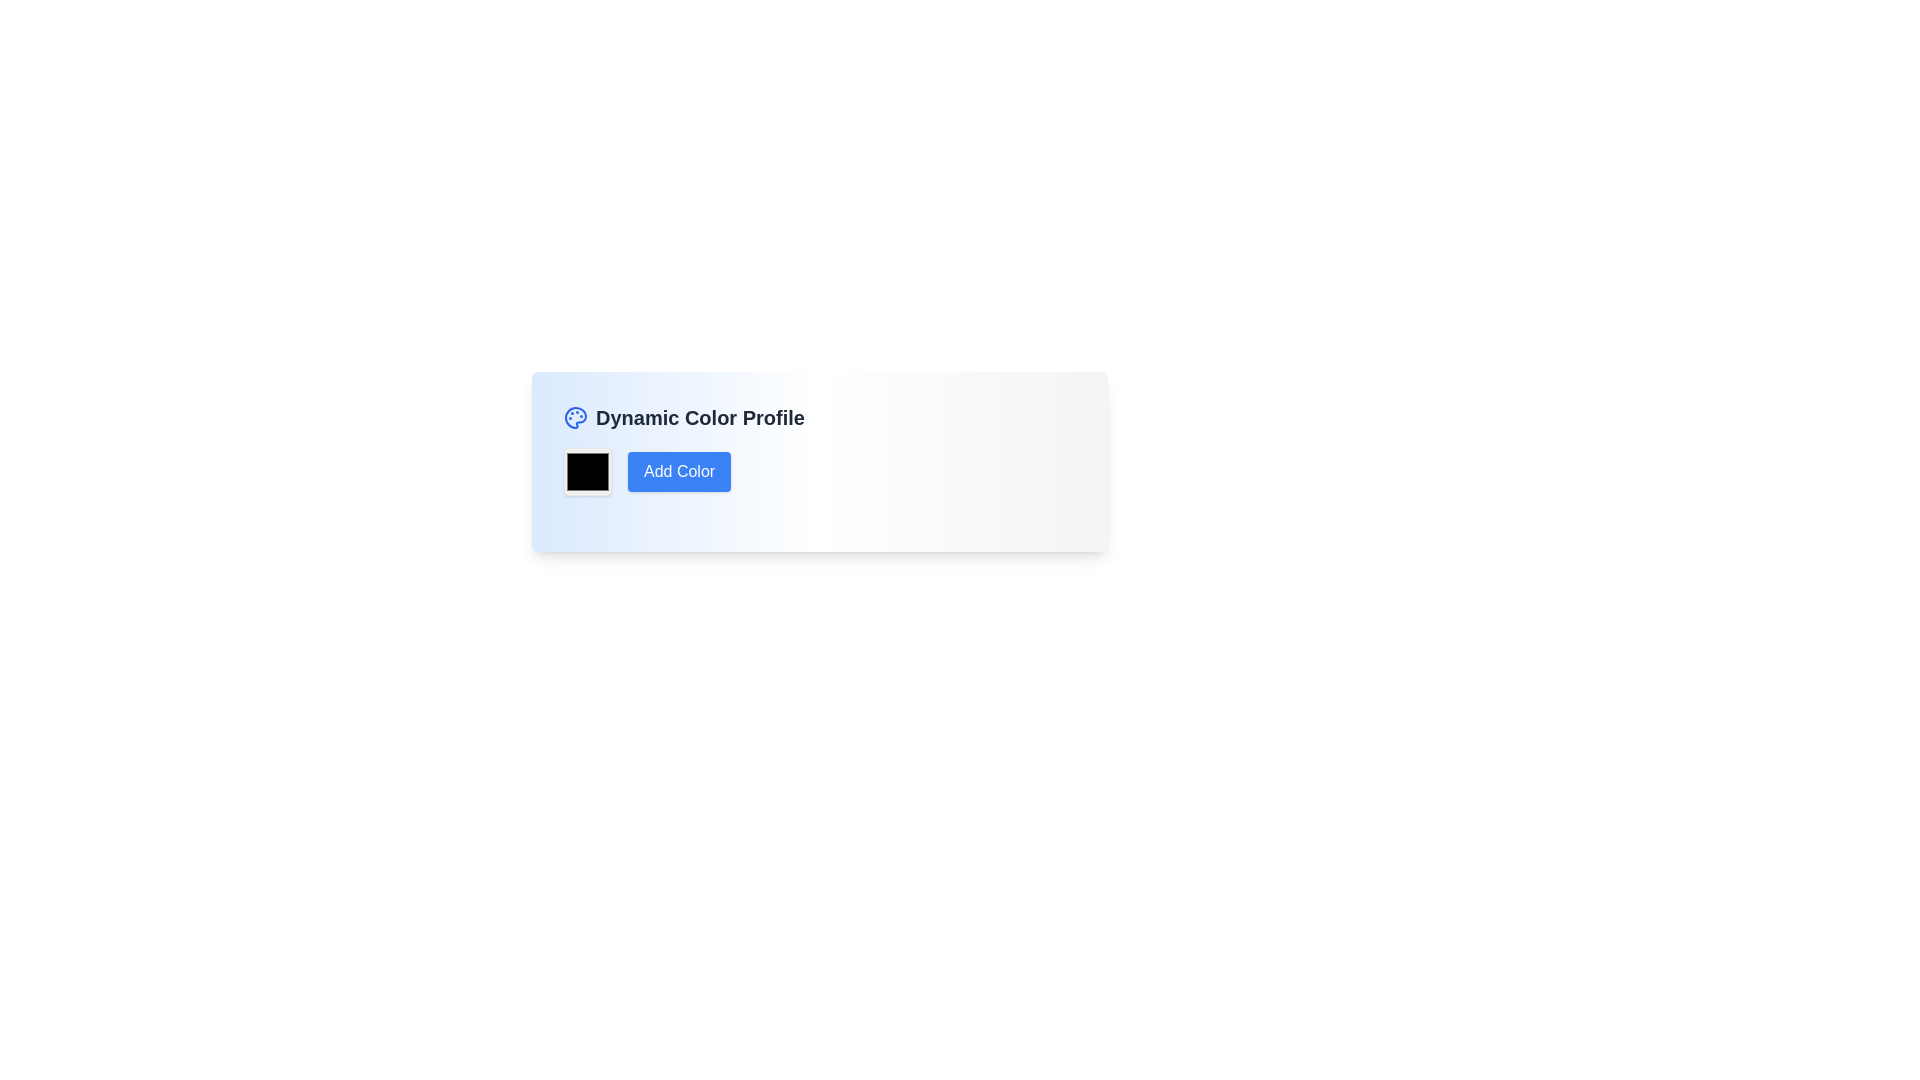  I want to click on the color input selector that represents the color black (#000000) in the color picker interface, so click(587, 471).